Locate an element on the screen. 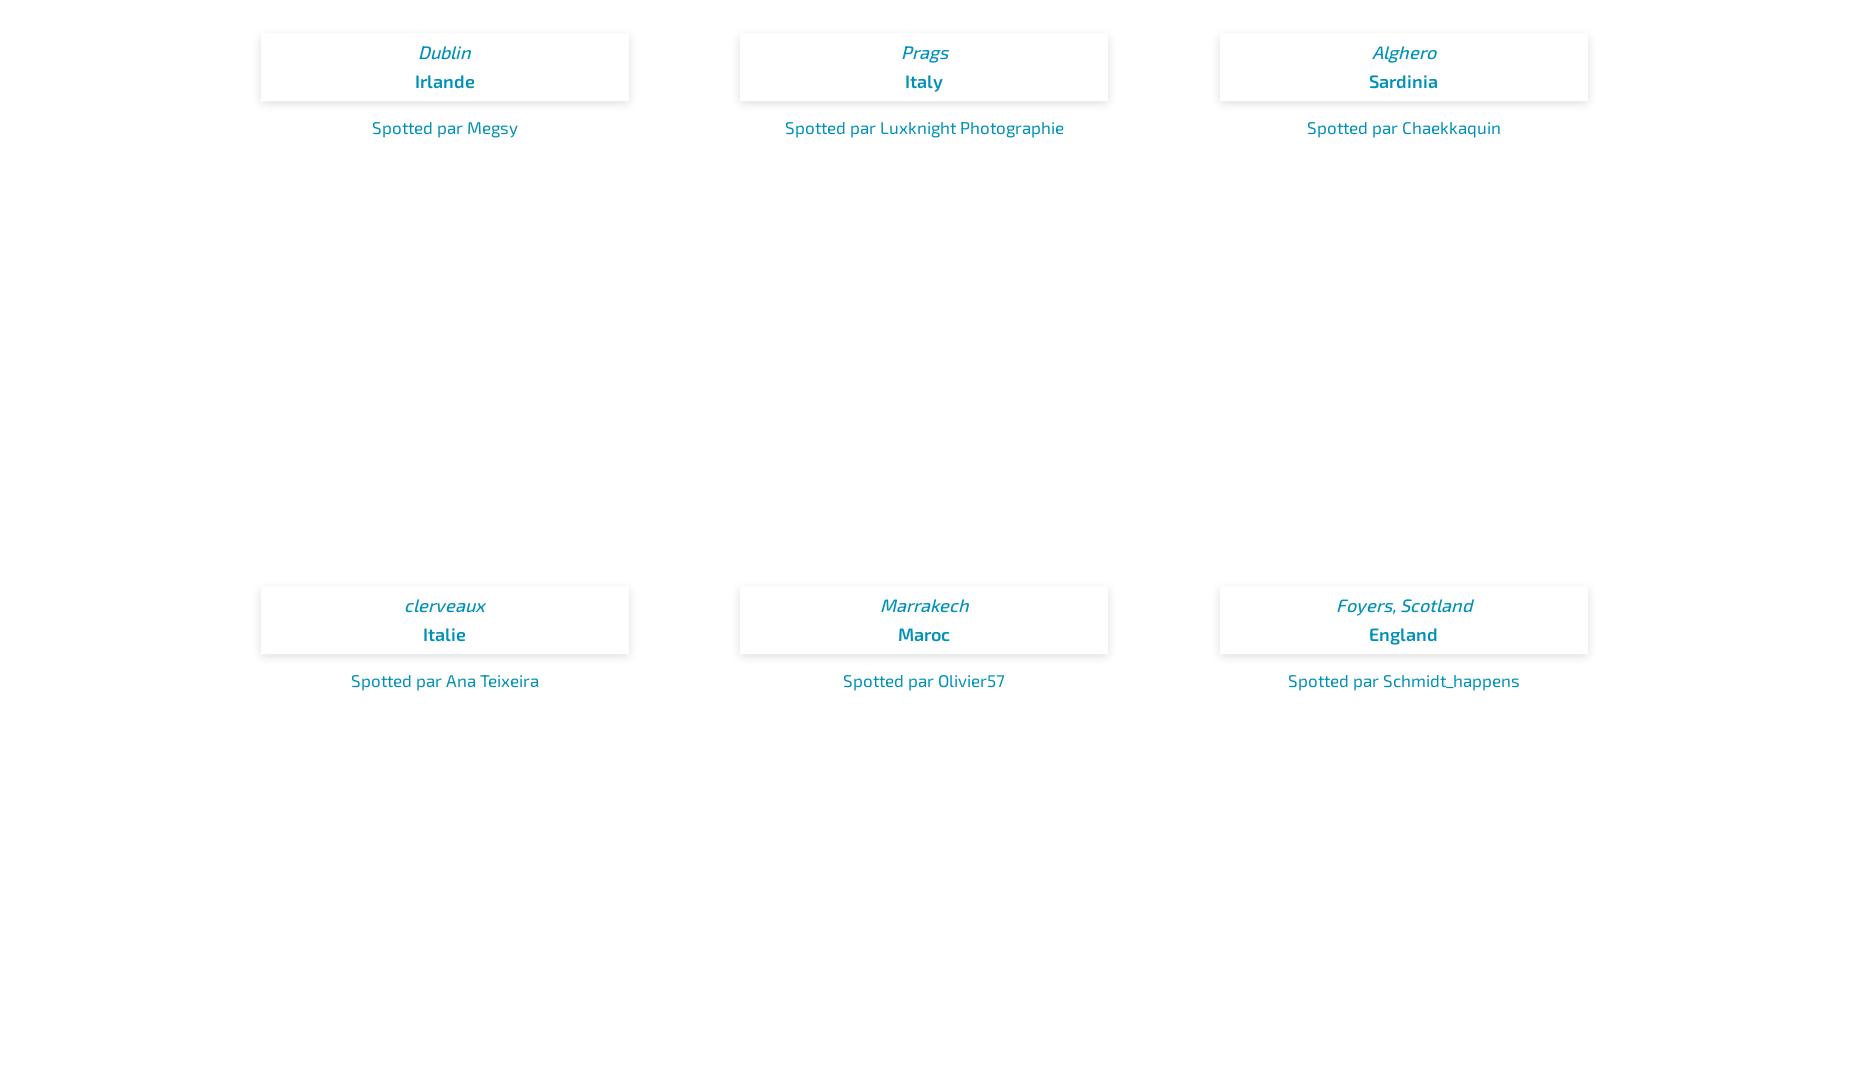 This screenshot has height=1074, width=1850. 'clerveaux' is located at coordinates (443, 604).